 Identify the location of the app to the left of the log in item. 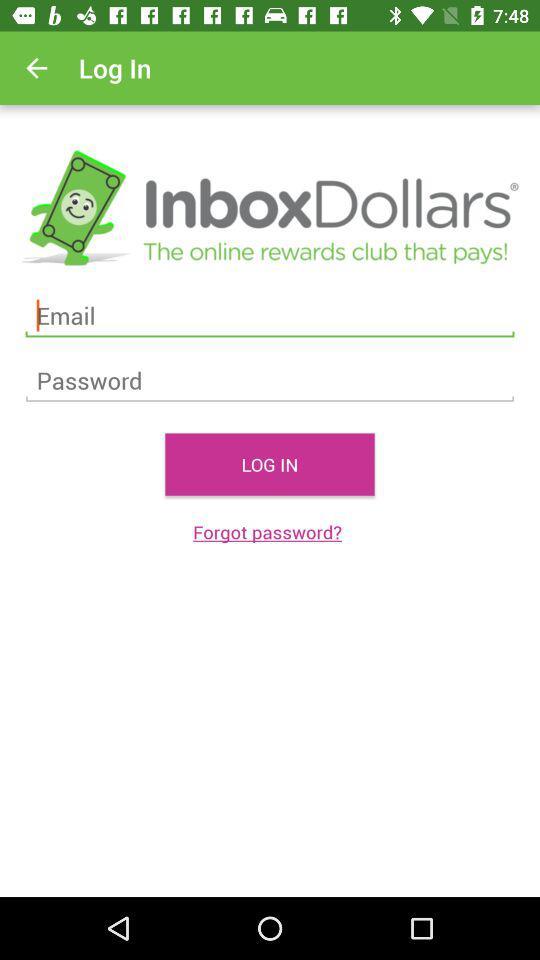
(36, 68).